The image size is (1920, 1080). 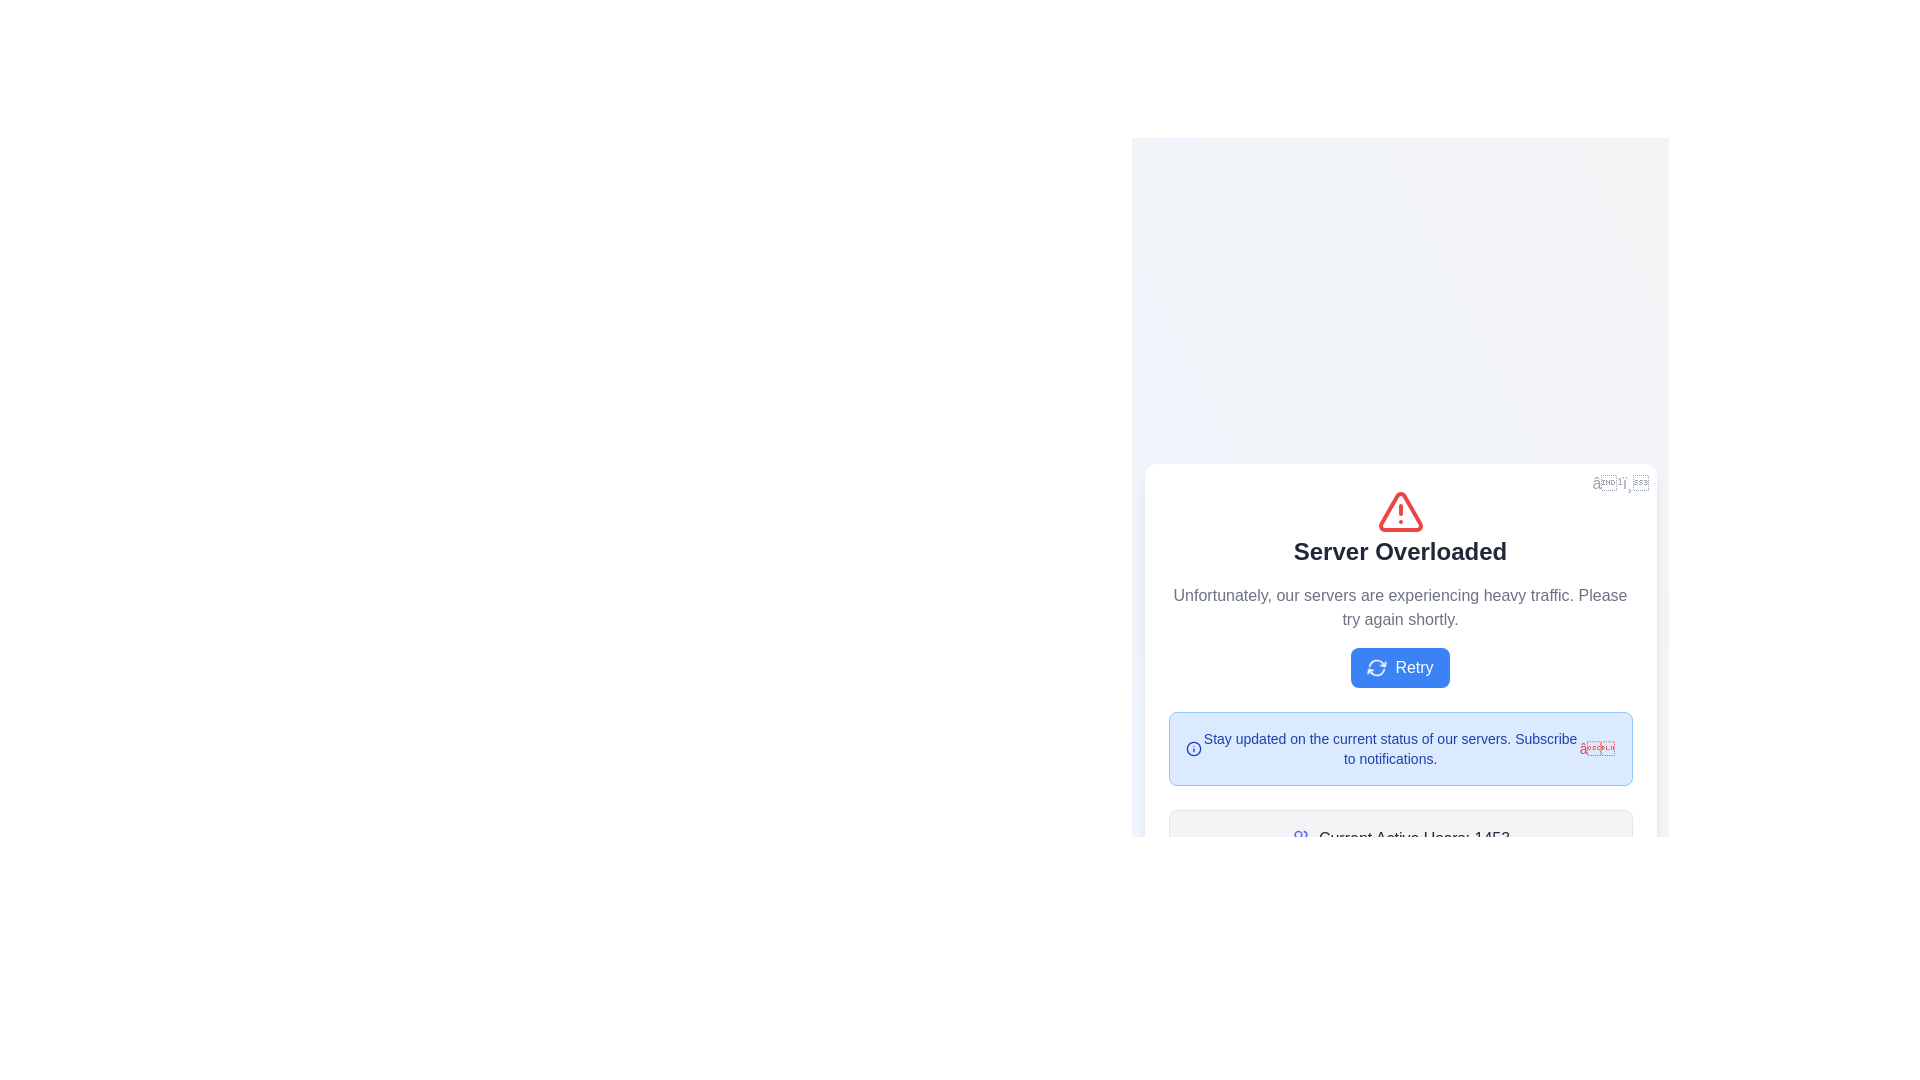 I want to click on the 'Retry' button with a blue background and white text, located centrally within the card component titled 'Server Overloaded', so click(x=1399, y=667).